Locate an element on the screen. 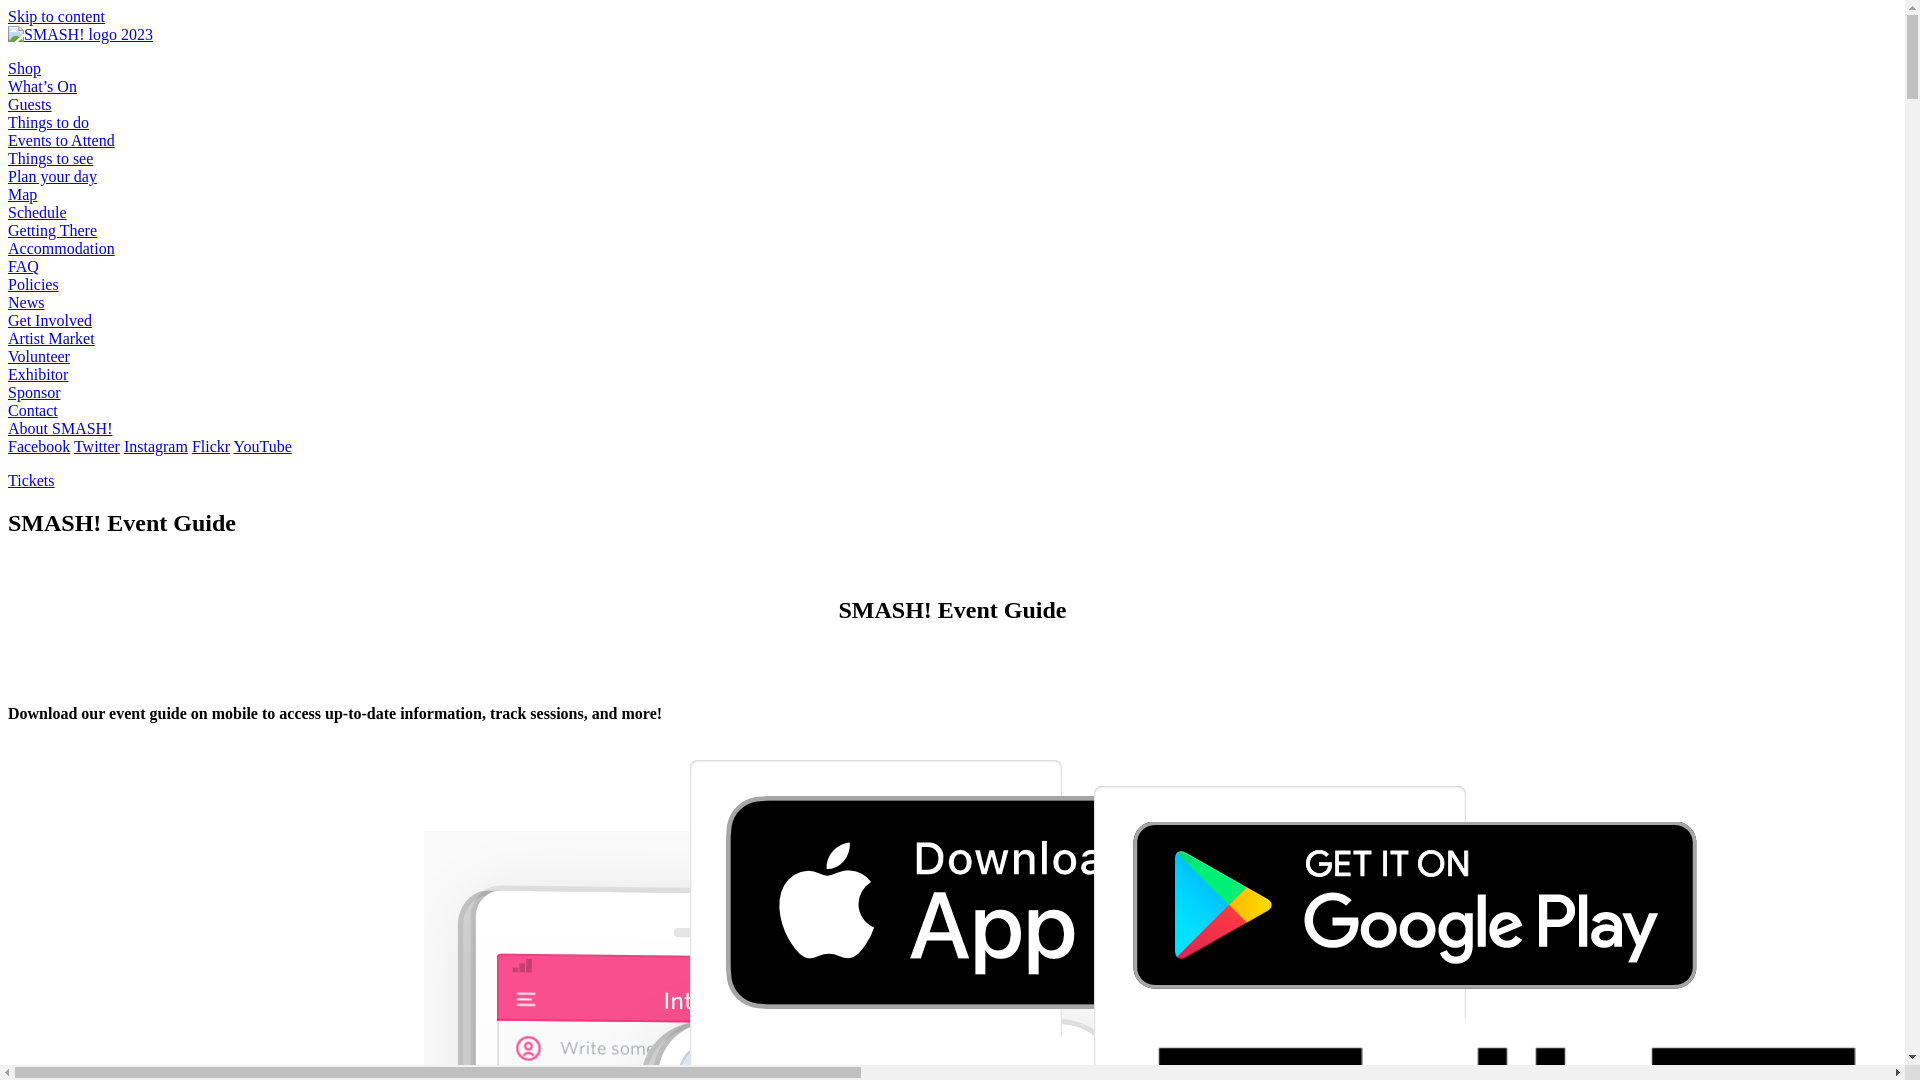 Image resolution: width=1920 pixels, height=1080 pixels. 'YouTube' is located at coordinates (234, 445).